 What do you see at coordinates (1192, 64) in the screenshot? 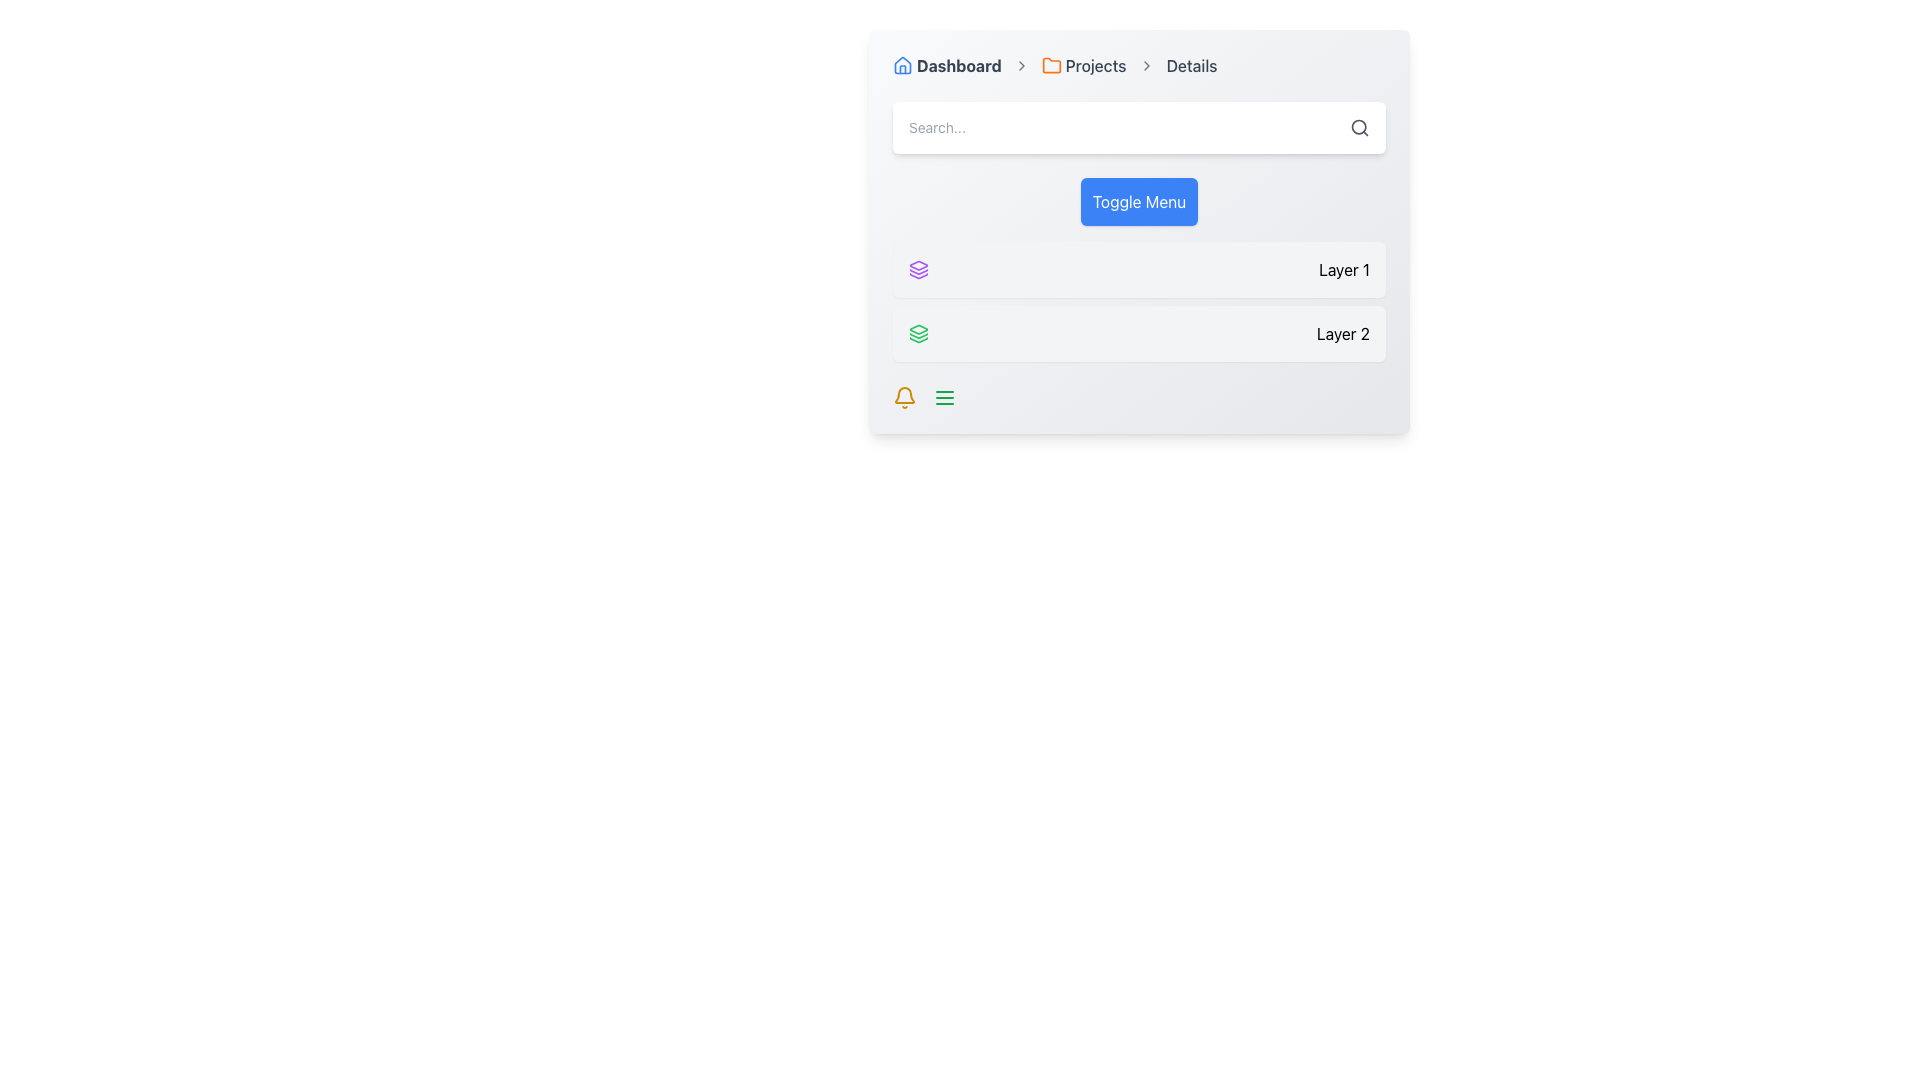
I see `the 'Details' text label located at the end of the breadcrumb navigation bar, which is displayed in dark gray color and standard sans-serif font` at bounding box center [1192, 64].